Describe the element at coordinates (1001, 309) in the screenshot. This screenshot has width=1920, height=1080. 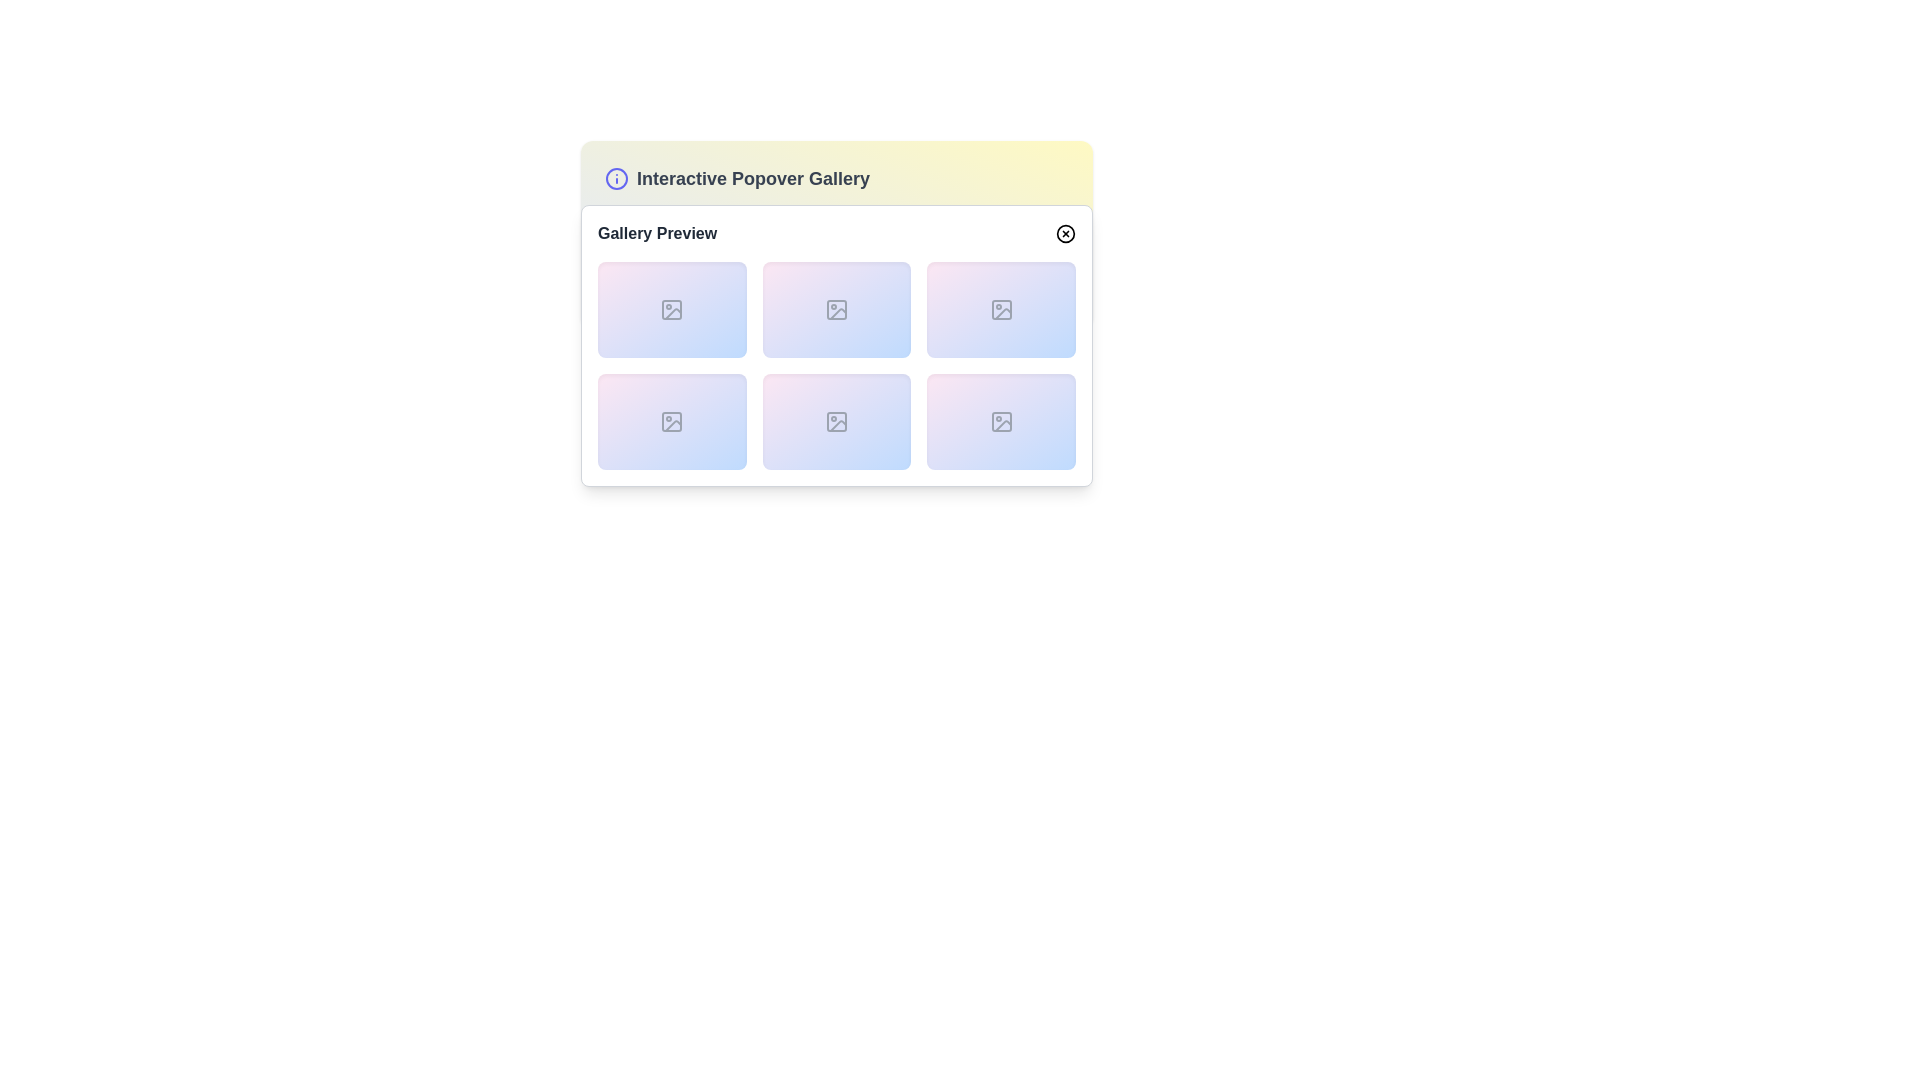
I see `the image placeholder icon in the top row and third column of the gallery component` at that location.